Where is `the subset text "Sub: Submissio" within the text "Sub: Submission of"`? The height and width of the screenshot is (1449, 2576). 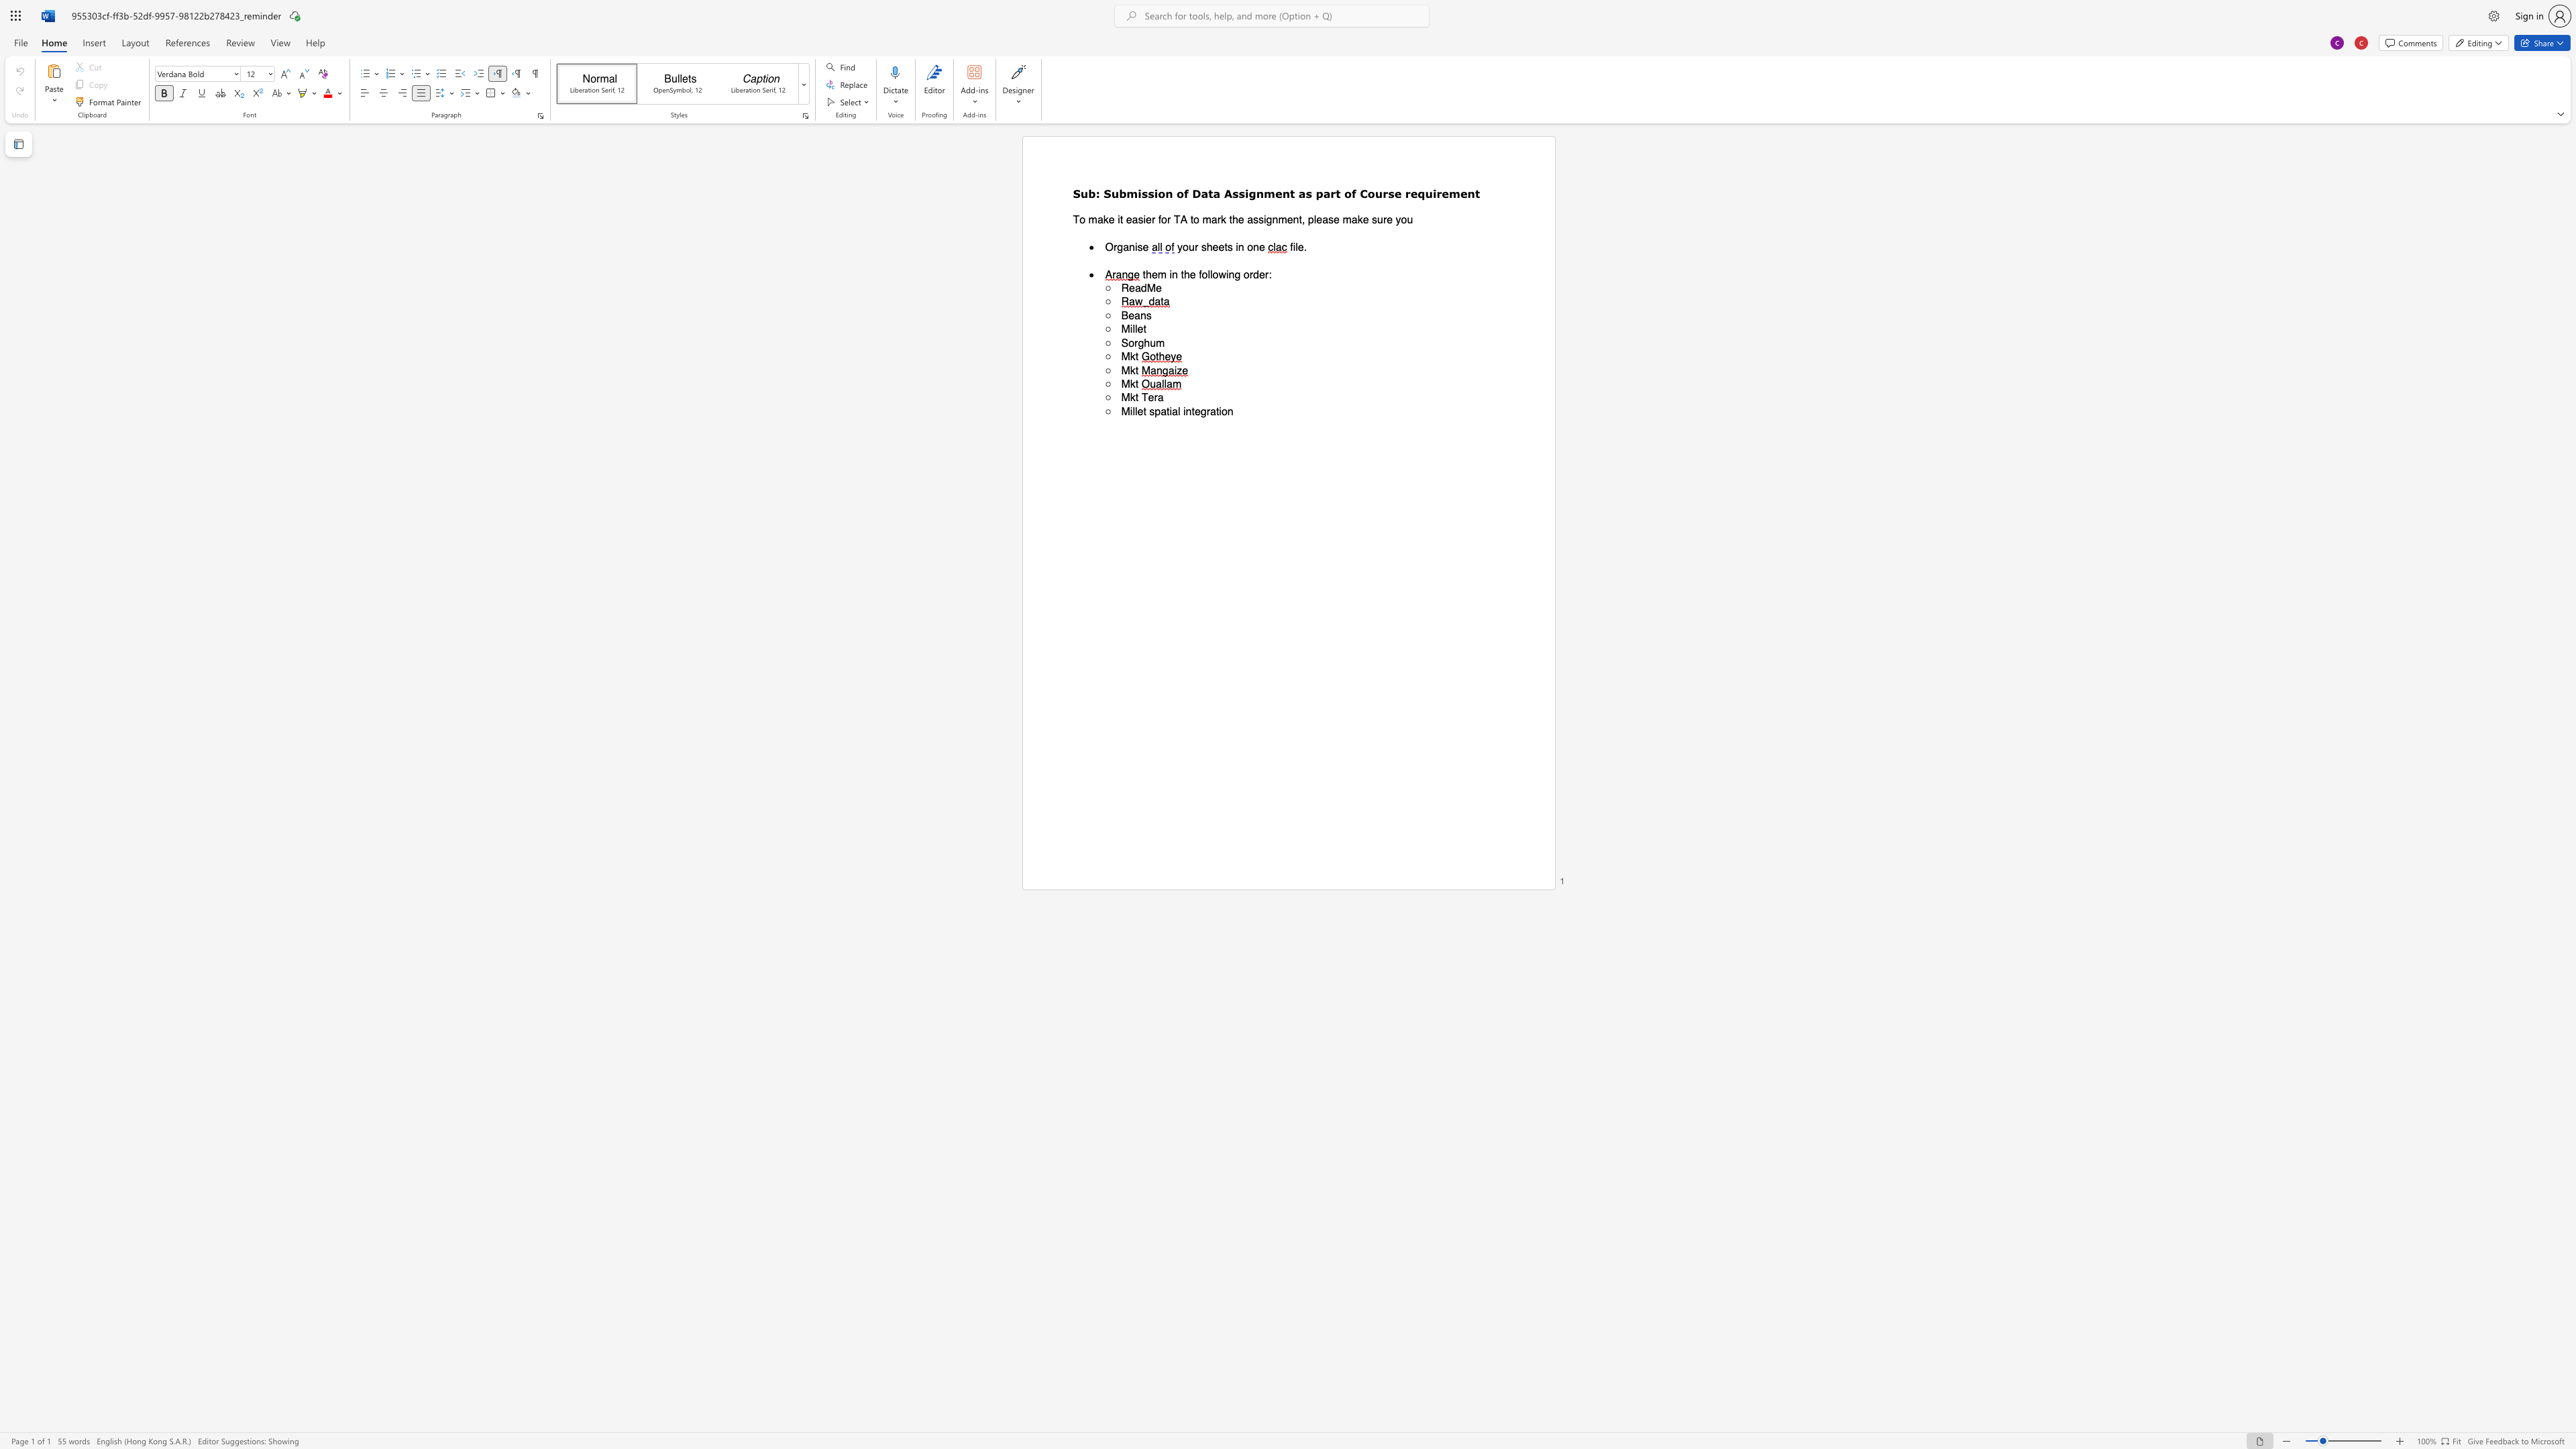 the subset text "Sub: Submissio" within the text "Sub: Submission of" is located at coordinates (1072, 192).